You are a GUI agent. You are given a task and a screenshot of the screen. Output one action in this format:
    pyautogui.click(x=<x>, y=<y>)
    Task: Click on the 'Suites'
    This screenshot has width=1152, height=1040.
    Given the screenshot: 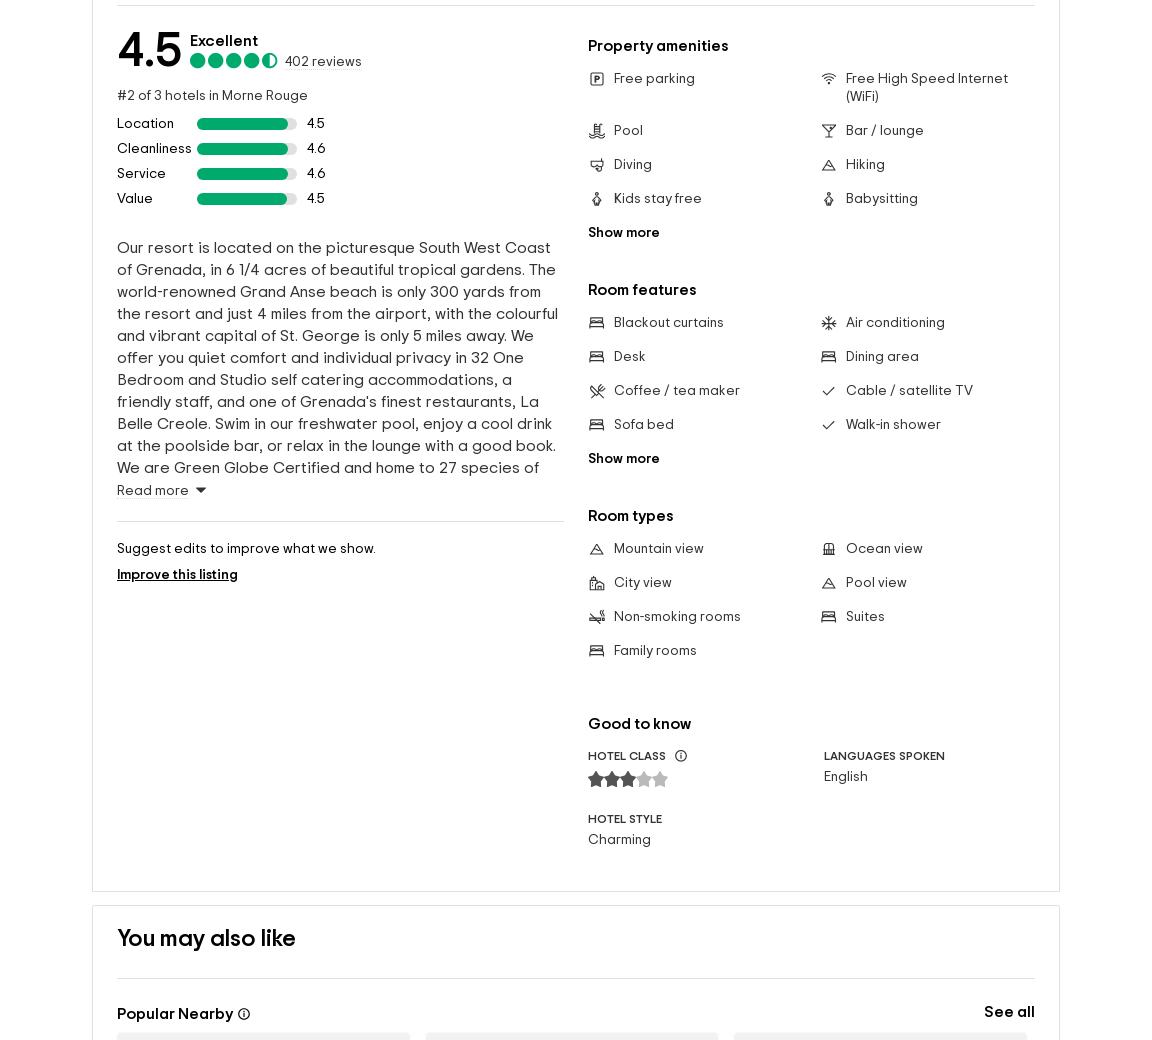 What is the action you would take?
    pyautogui.click(x=844, y=616)
    